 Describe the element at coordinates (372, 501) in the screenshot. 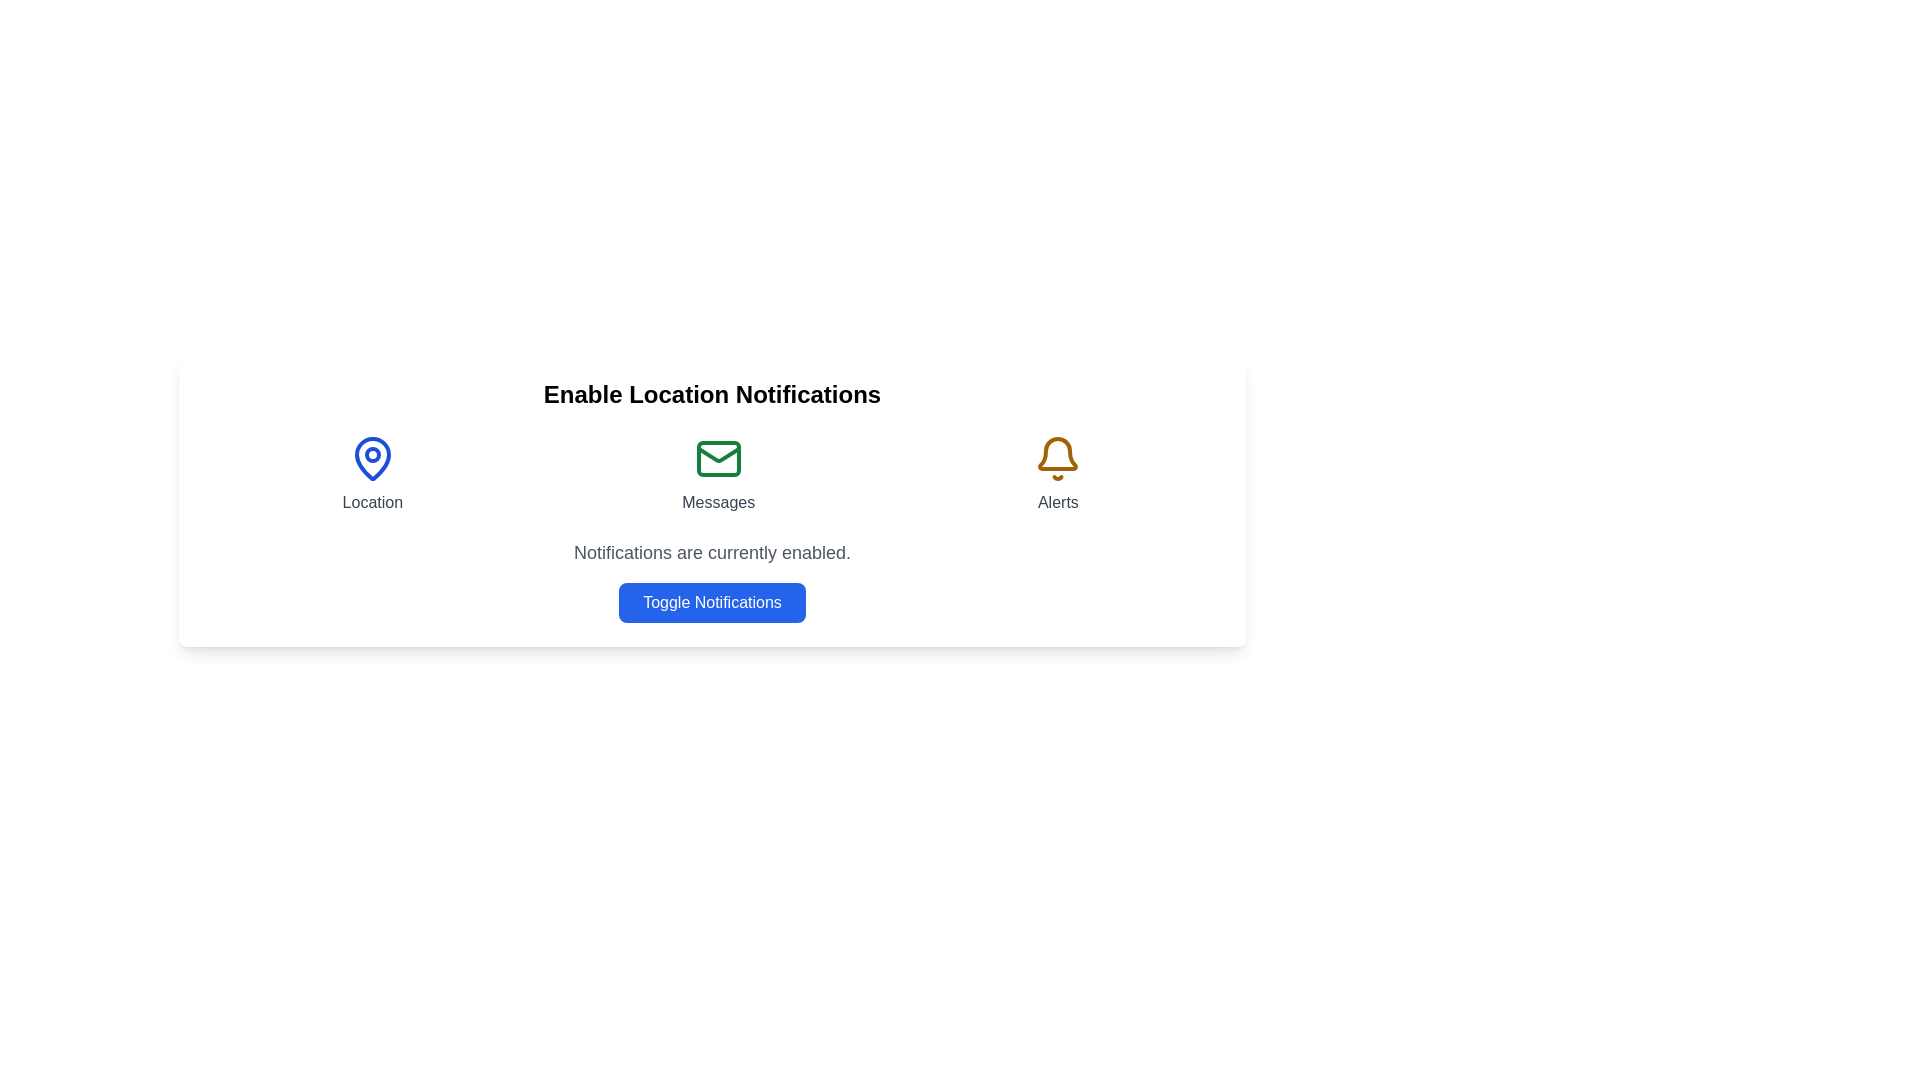

I see `the text label that categorizes the location pin icon, positioned at the center of the bottom row in the left section of the interface` at that location.